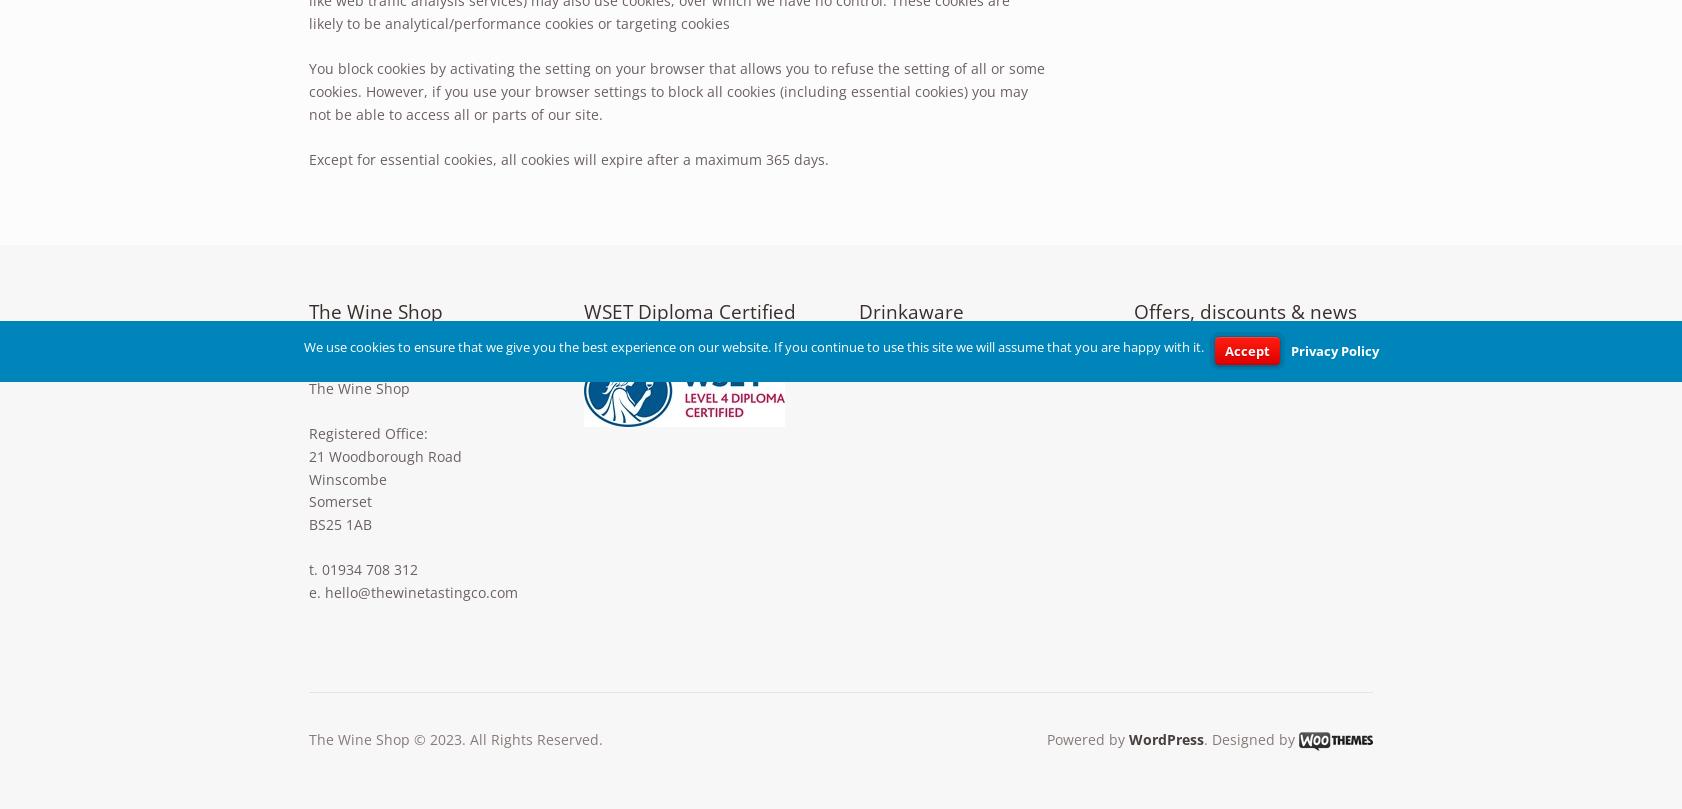 This screenshot has width=1682, height=809. I want to click on '21 Woodborough Road', so click(384, 454).